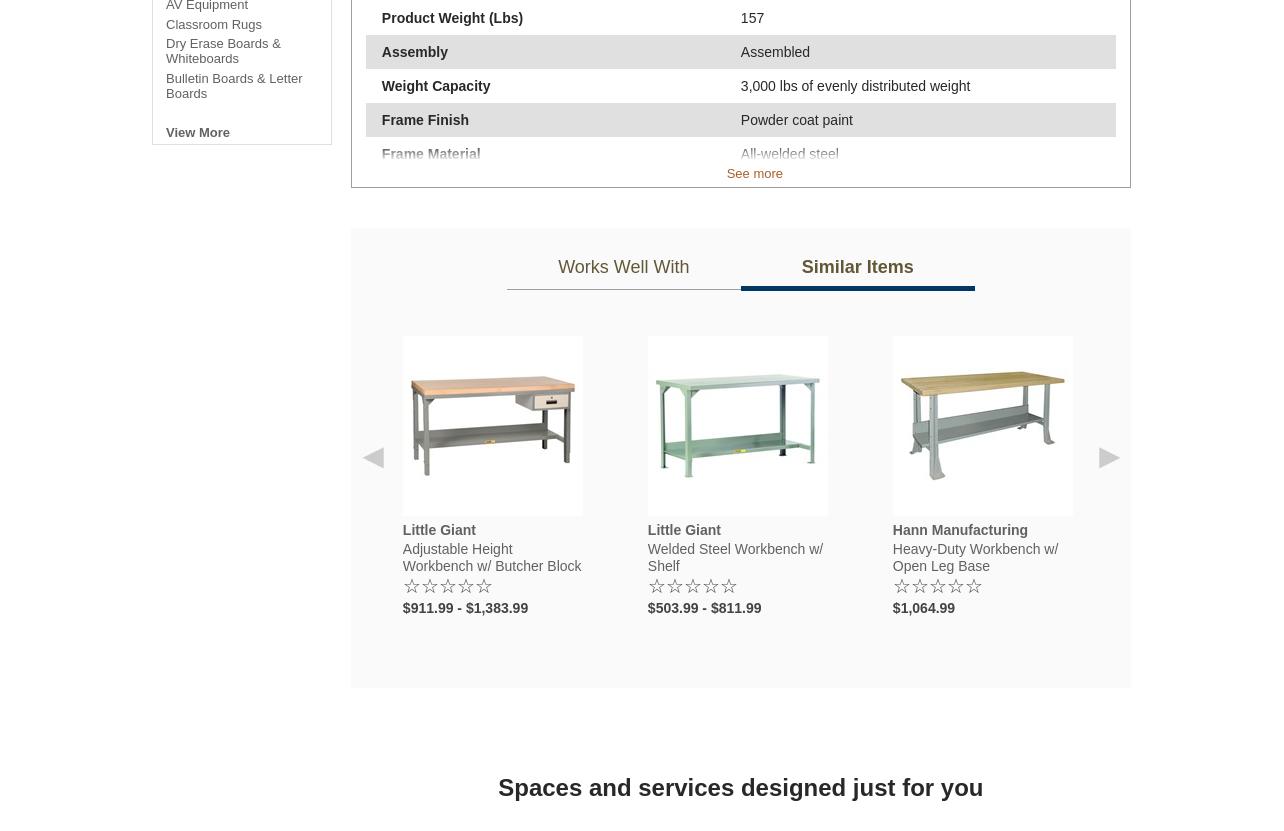 This screenshot has height=831, width=1284. What do you see at coordinates (781, 290) in the screenshot?
I see `'1-year limited'` at bounding box center [781, 290].